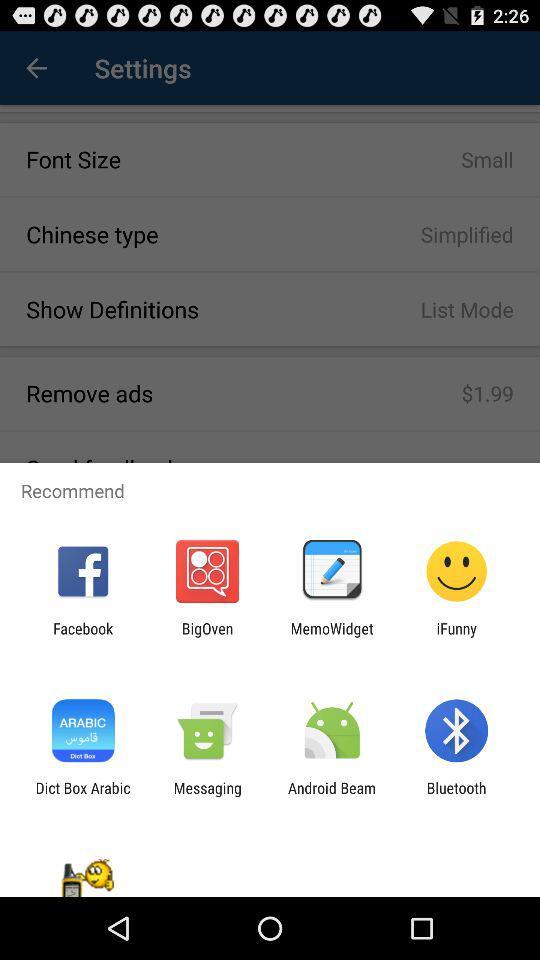 The width and height of the screenshot is (540, 960). I want to click on the icon next to the dict box arabic item, so click(206, 796).